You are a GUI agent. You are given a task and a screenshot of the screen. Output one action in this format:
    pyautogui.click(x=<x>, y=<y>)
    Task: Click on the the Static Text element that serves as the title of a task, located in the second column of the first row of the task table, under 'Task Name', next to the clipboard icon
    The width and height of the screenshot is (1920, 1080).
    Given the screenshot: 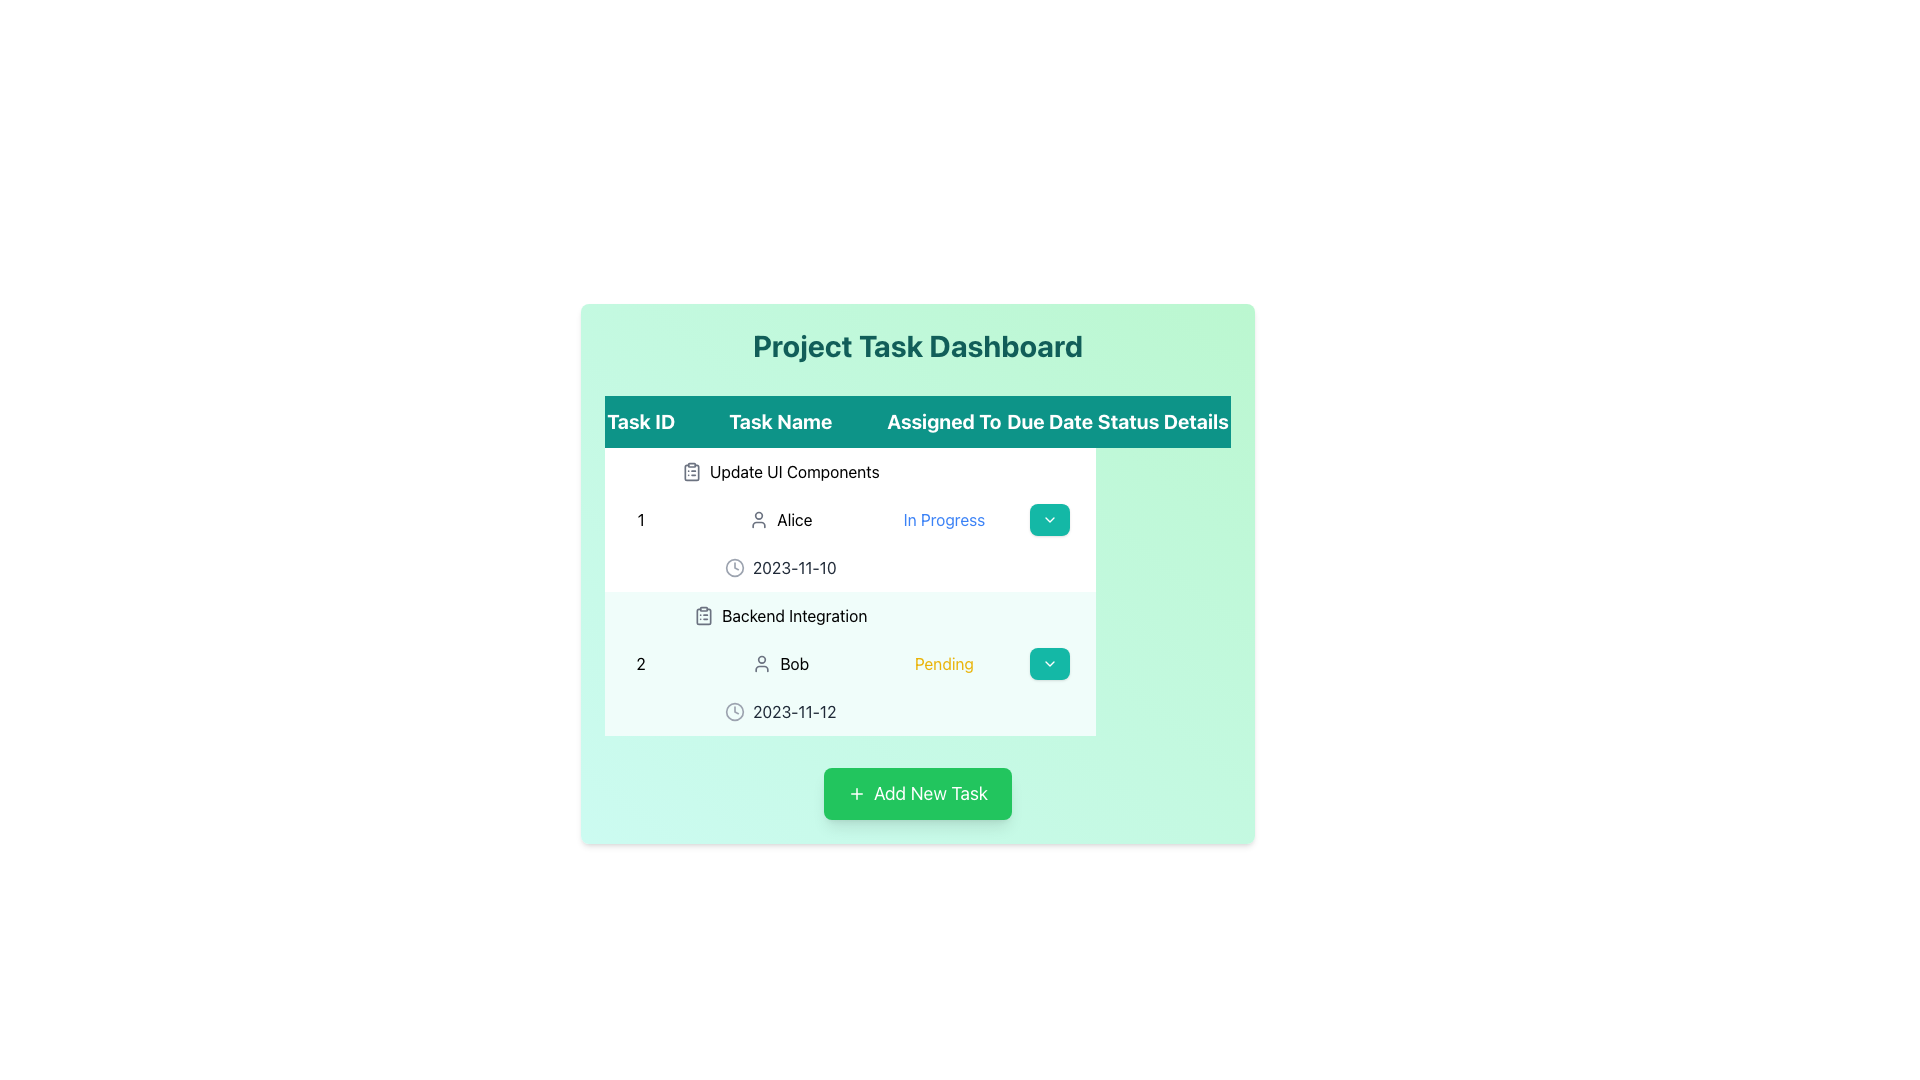 What is the action you would take?
    pyautogui.click(x=793, y=471)
    